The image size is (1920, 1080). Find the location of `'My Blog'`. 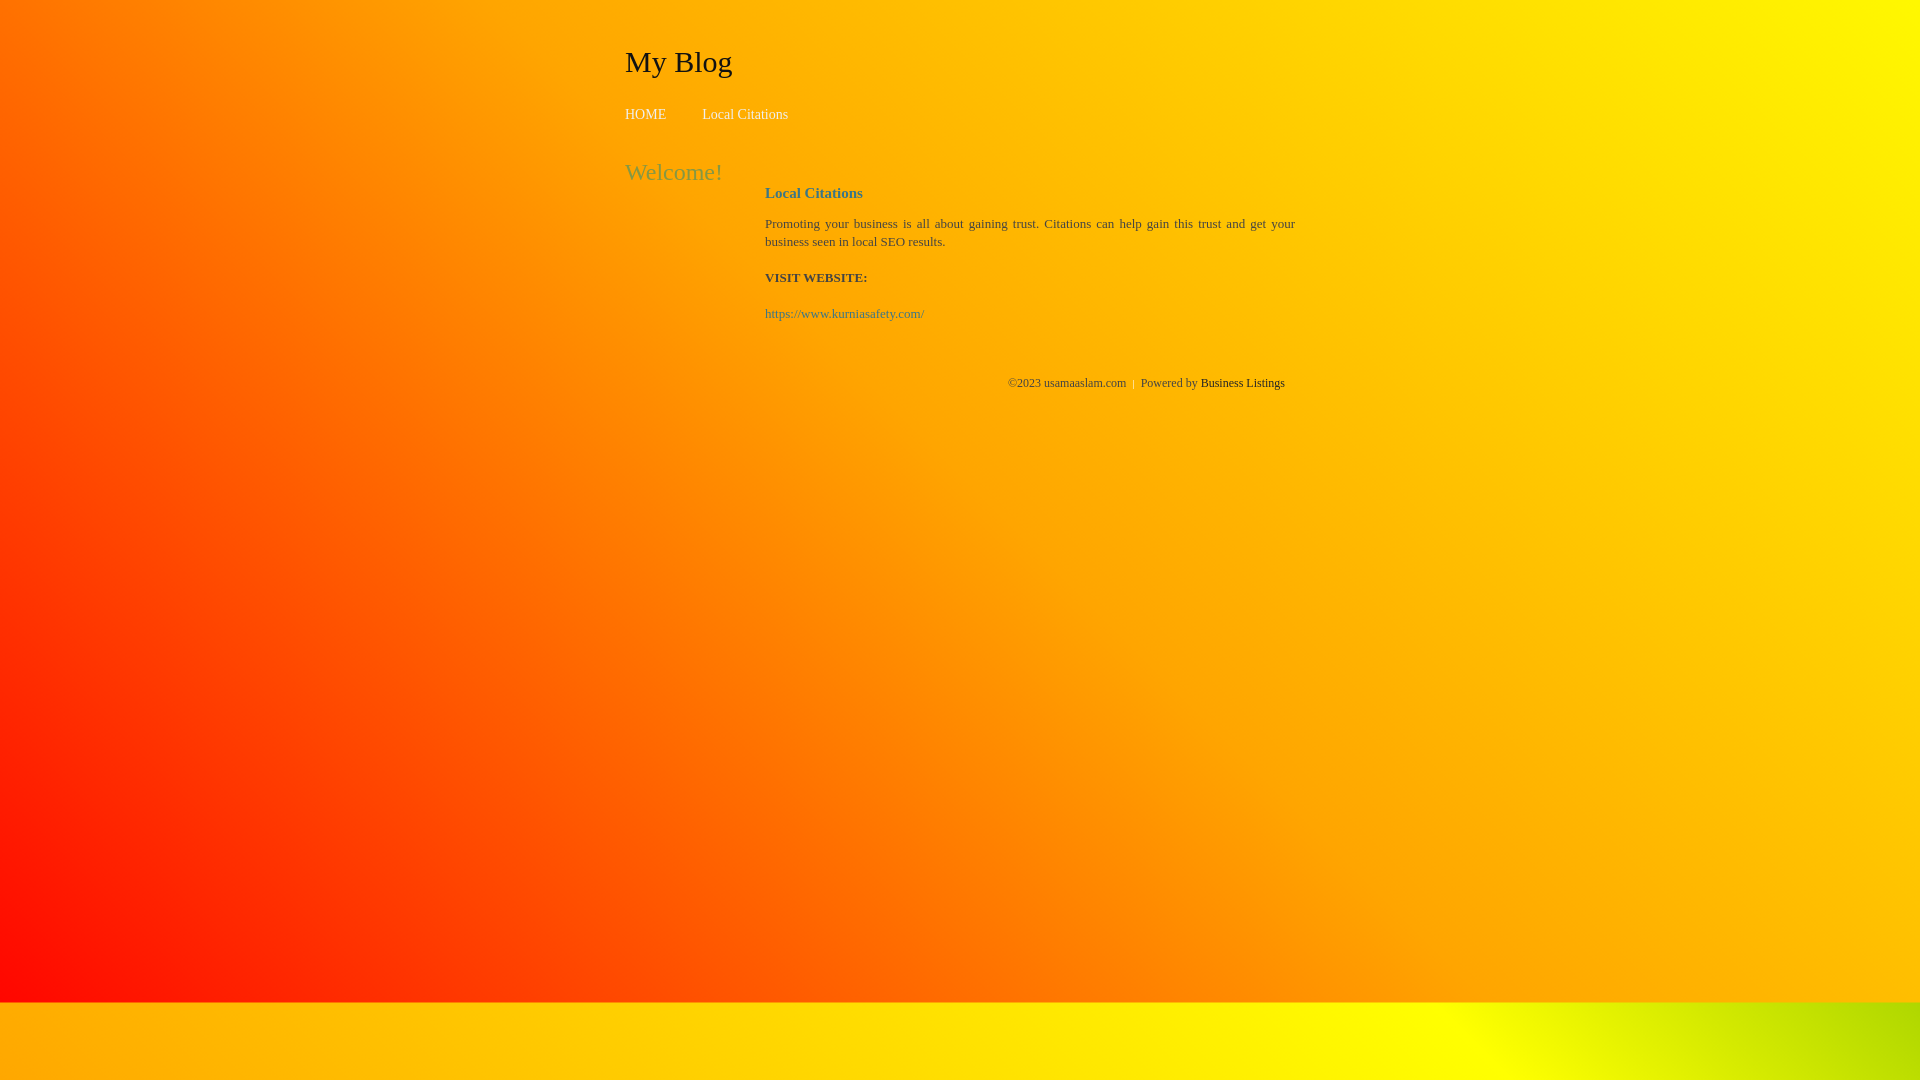

'My Blog' is located at coordinates (678, 60).